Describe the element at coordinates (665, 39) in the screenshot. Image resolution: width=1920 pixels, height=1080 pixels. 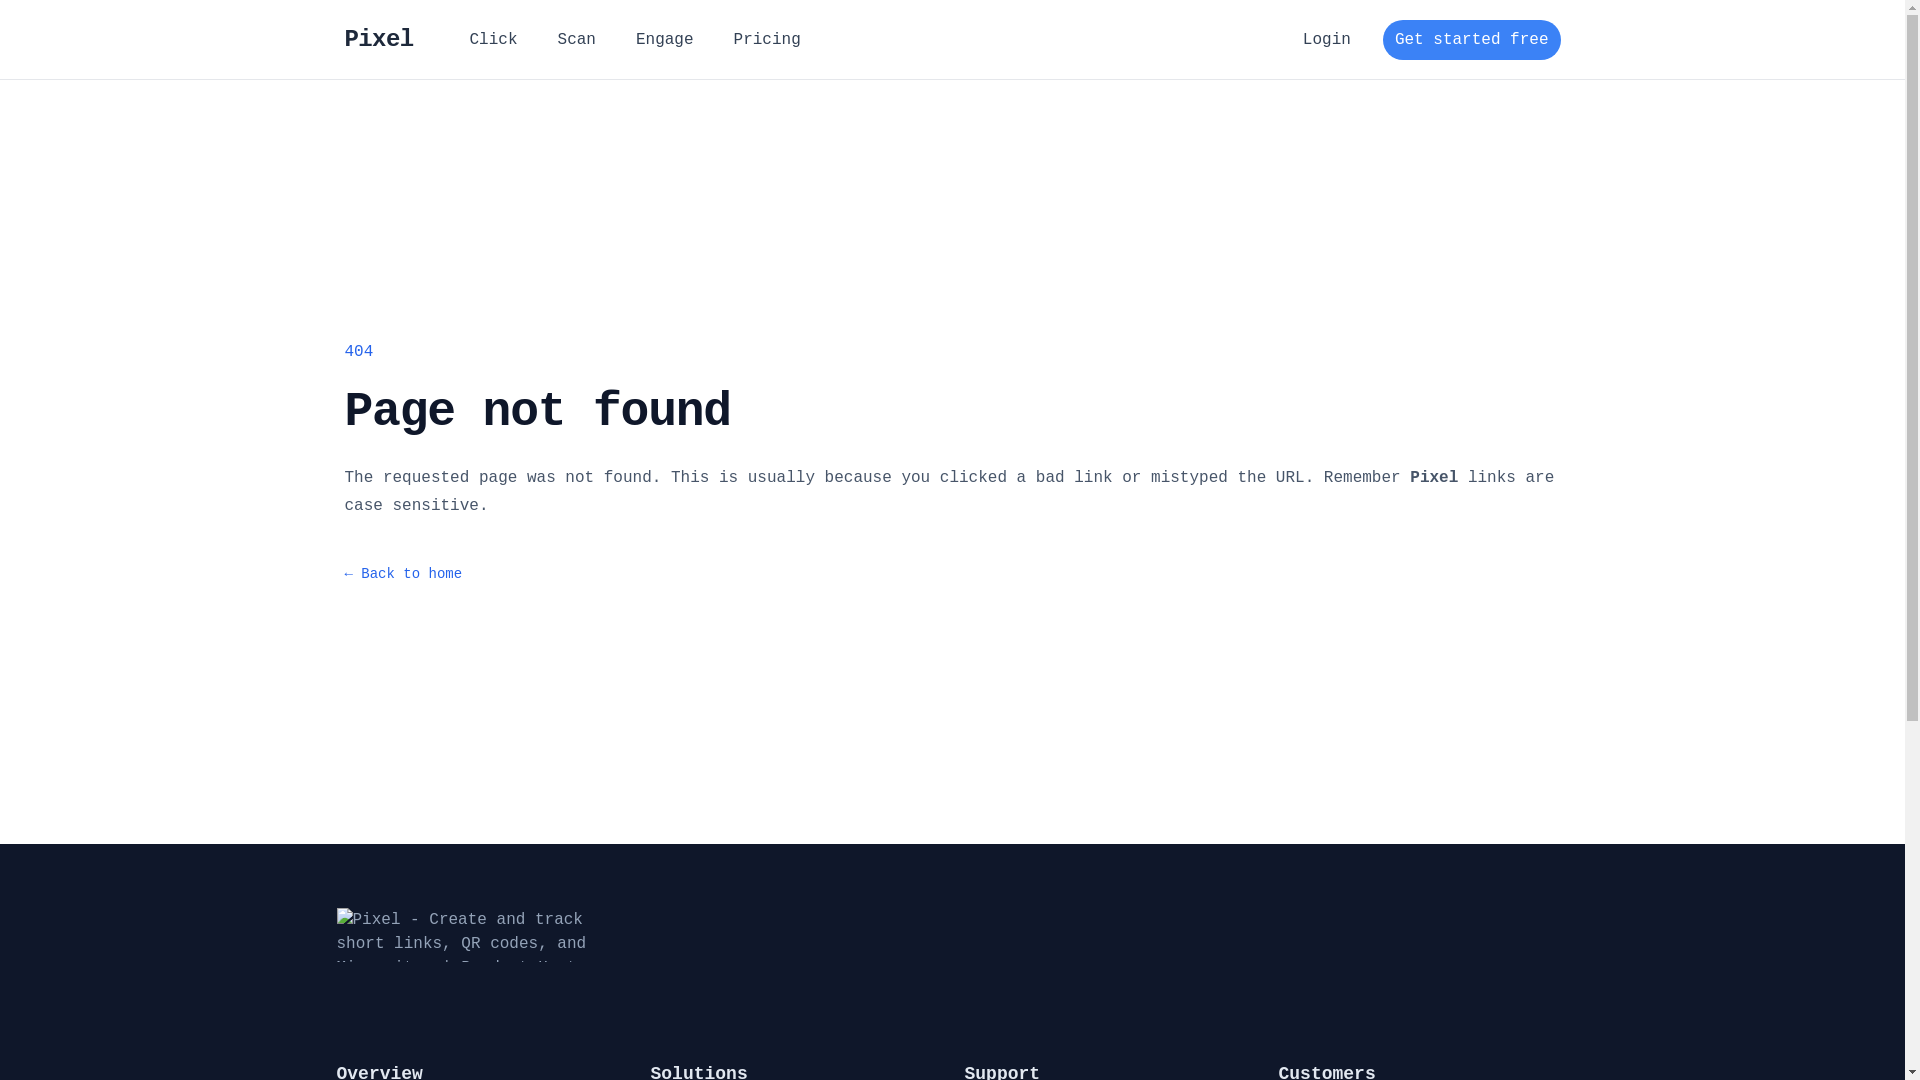
I see `'Engage'` at that location.